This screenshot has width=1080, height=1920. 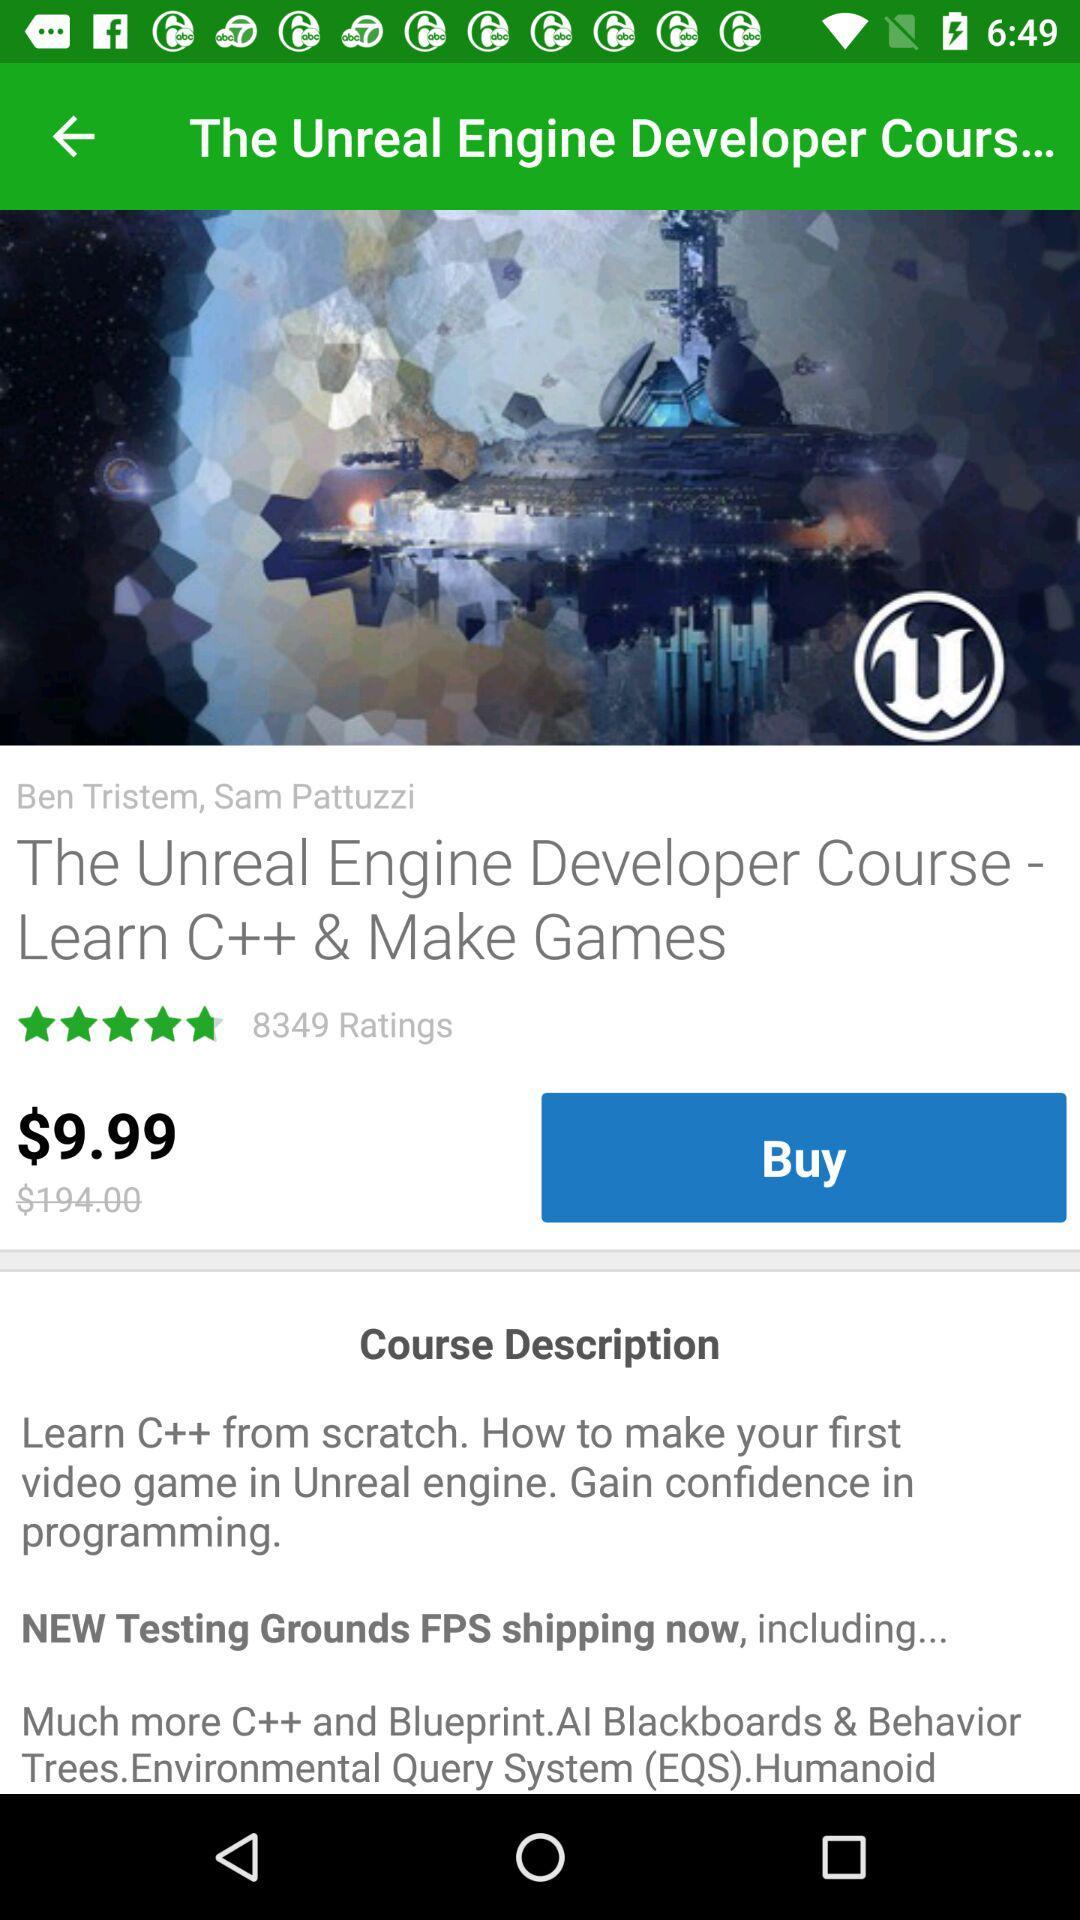 What do you see at coordinates (540, 476) in the screenshot?
I see `icon above ben tristem sam icon` at bounding box center [540, 476].